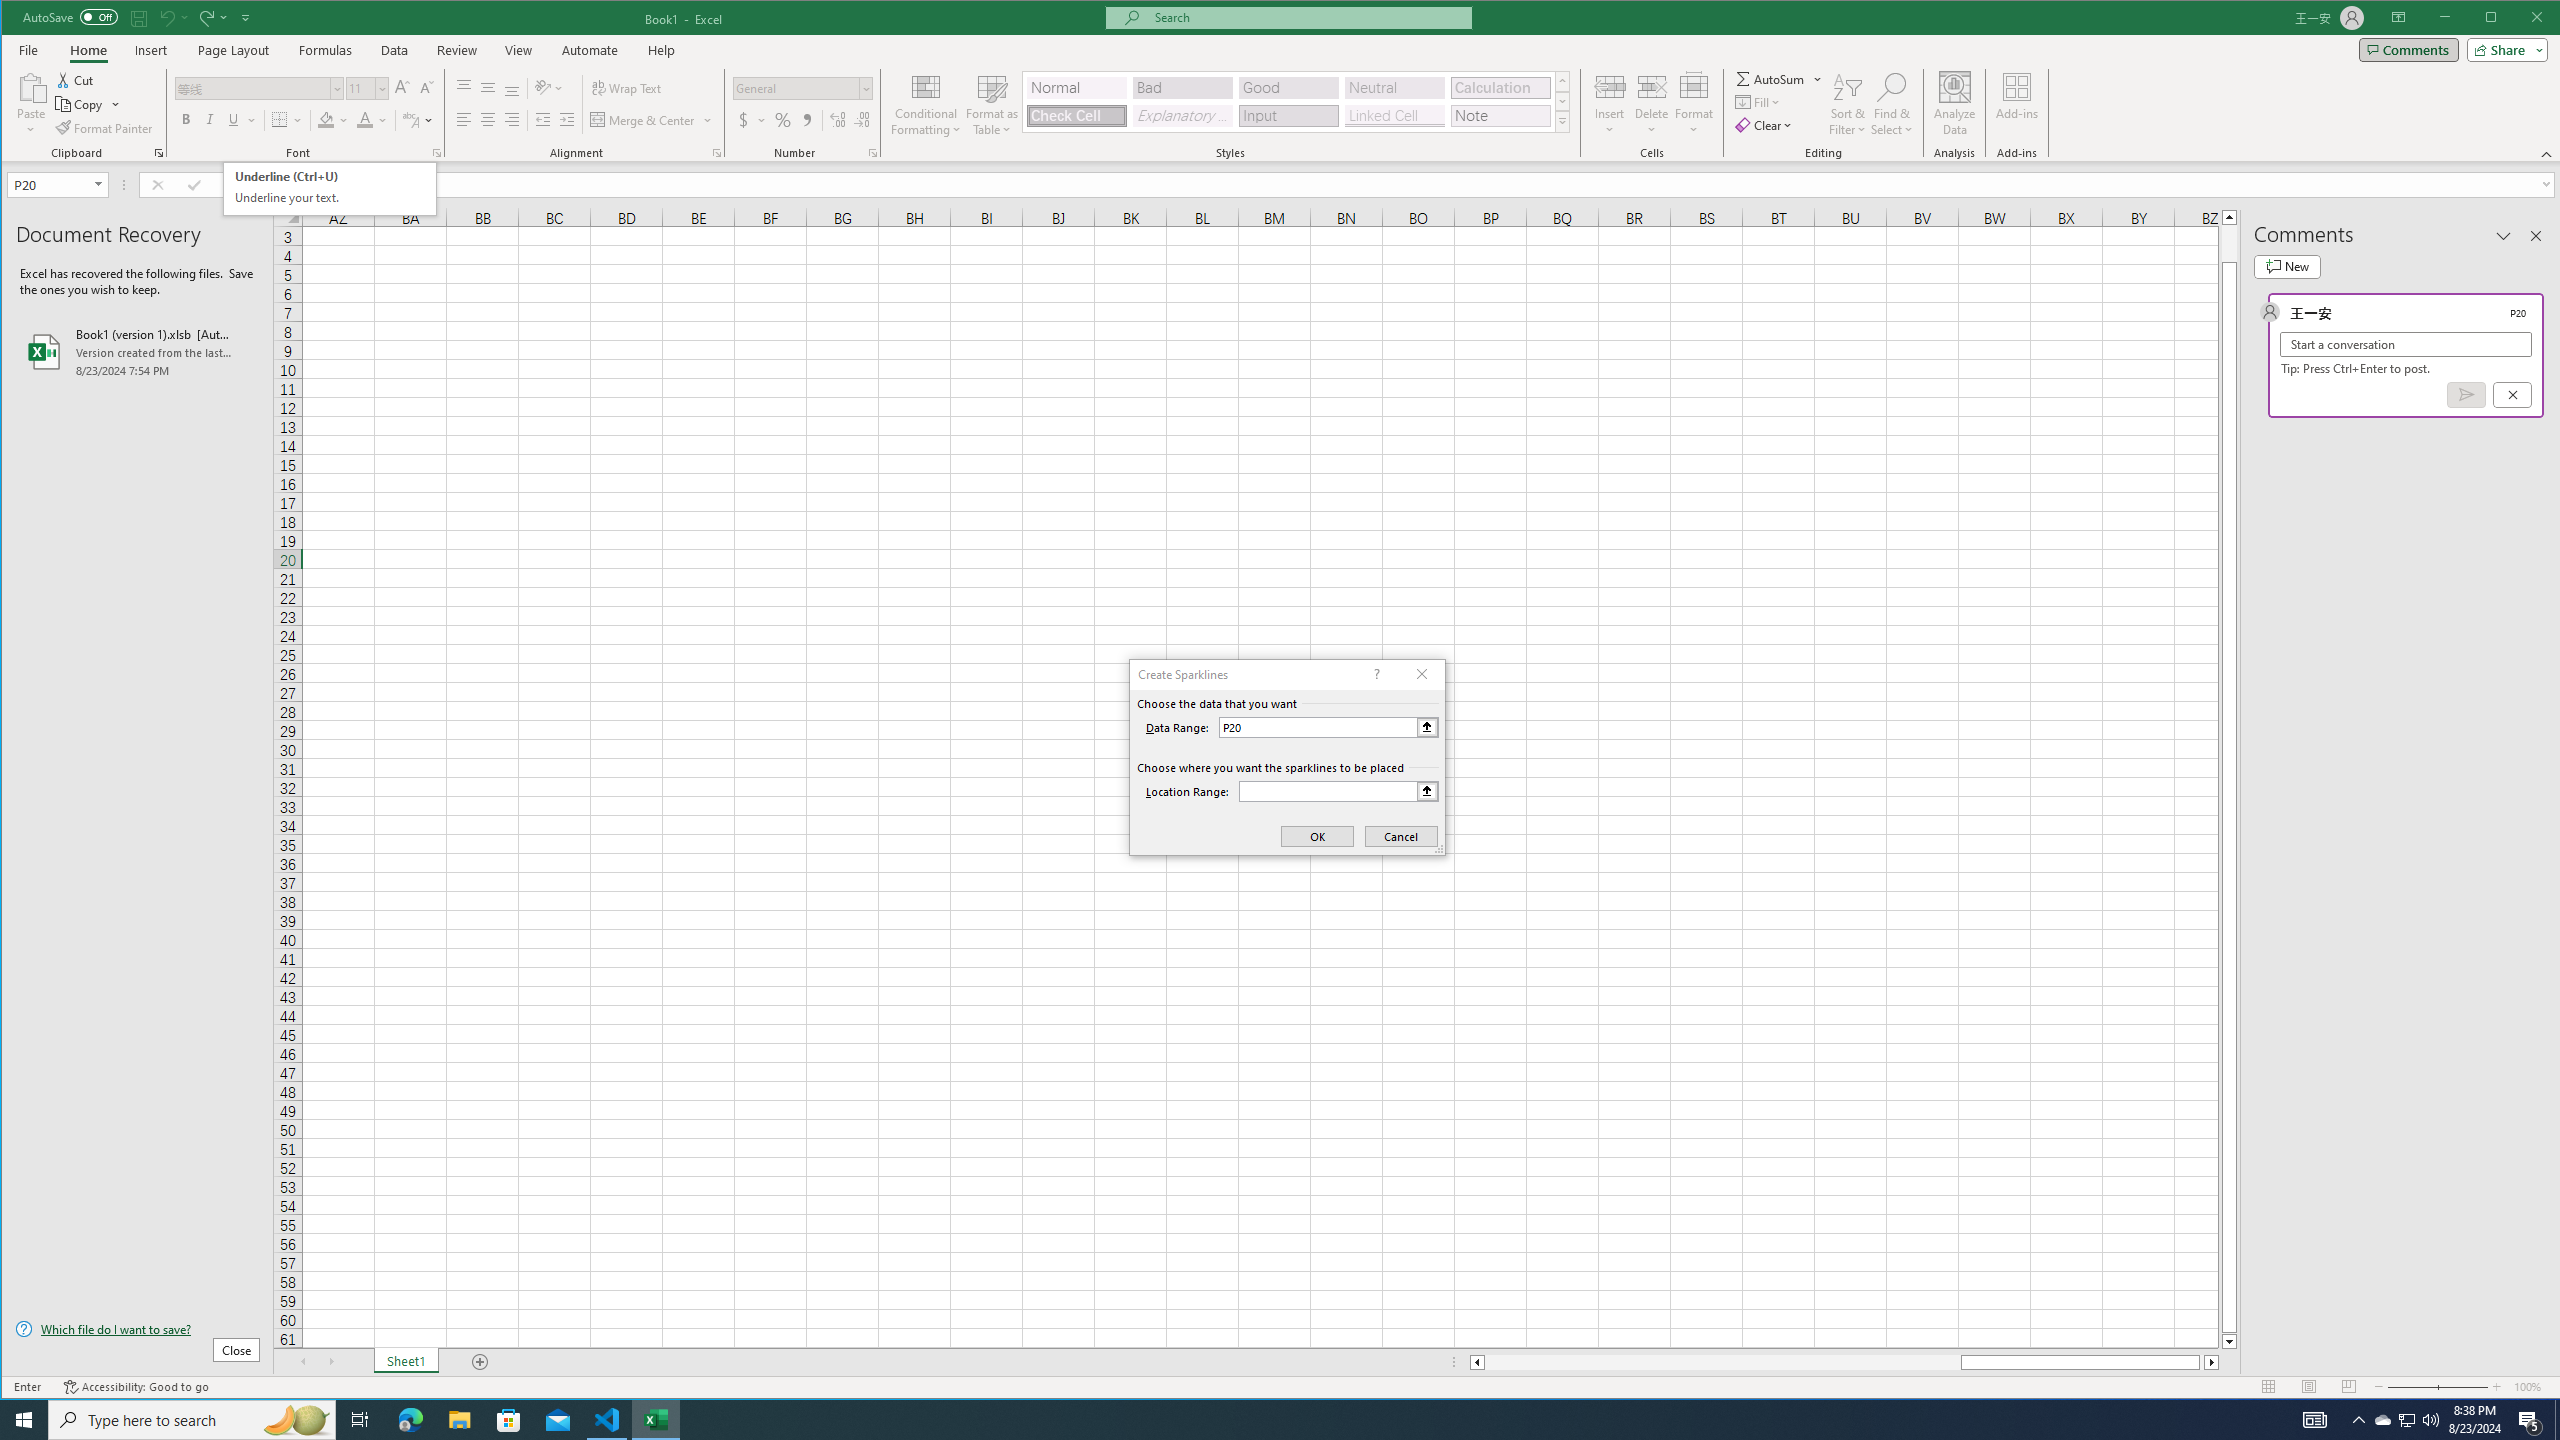  What do you see at coordinates (1651, 103) in the screenshot?
I see `'Delete'` at bounding box center [1651, 103].